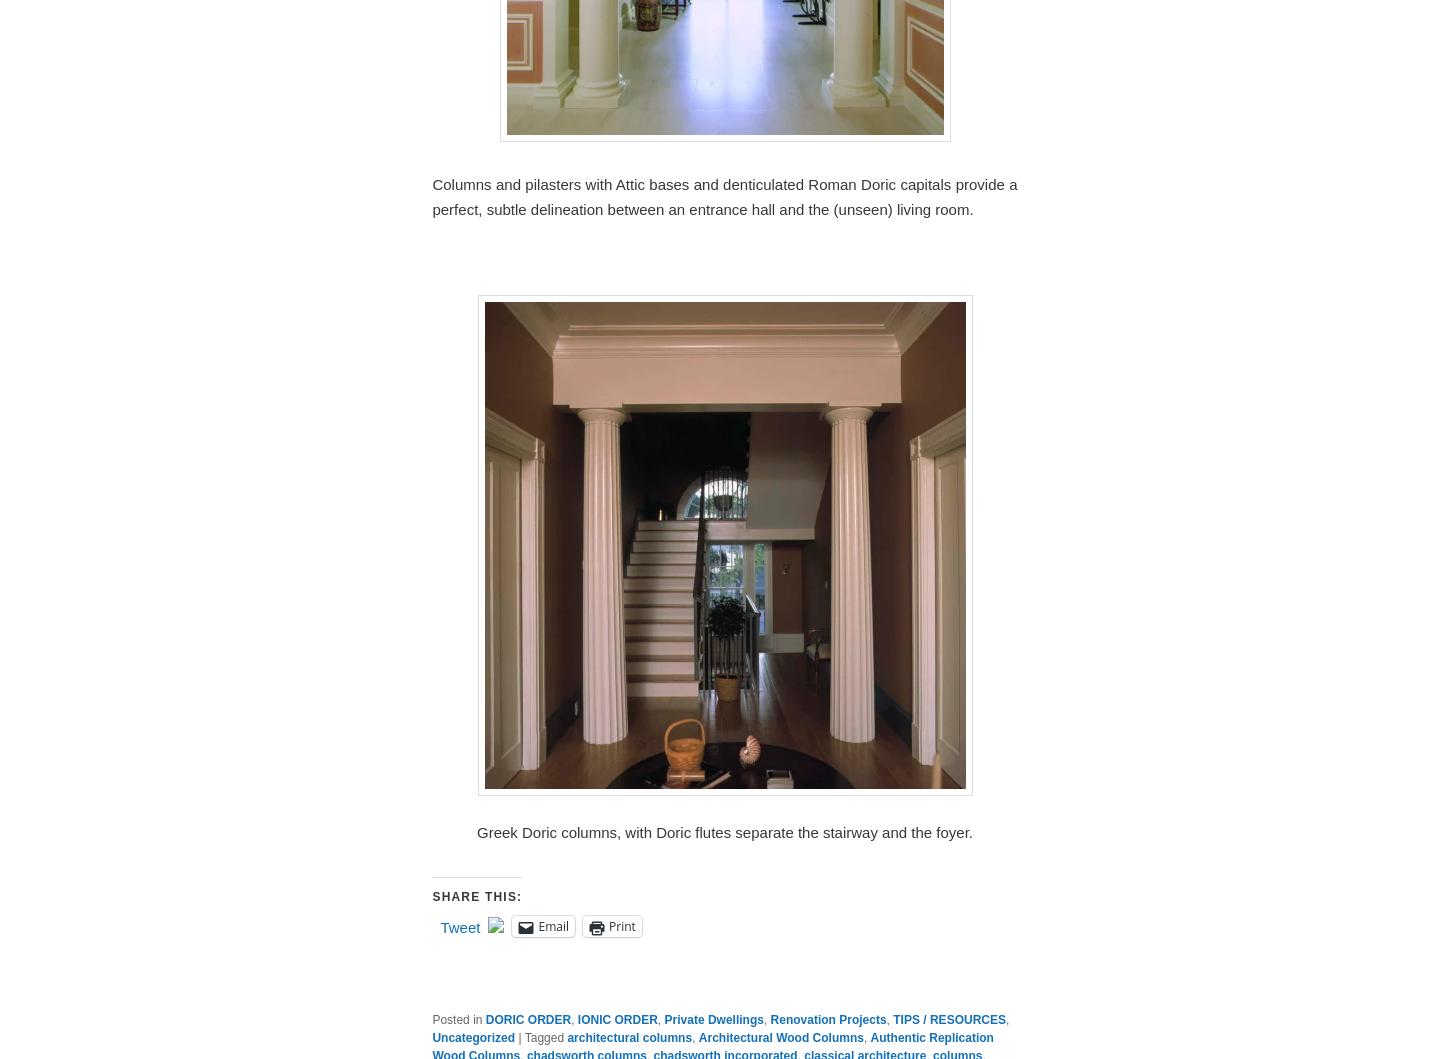 This screenshot has width=1450, height=1059. I want to click on 'Email', so click(553, 926).